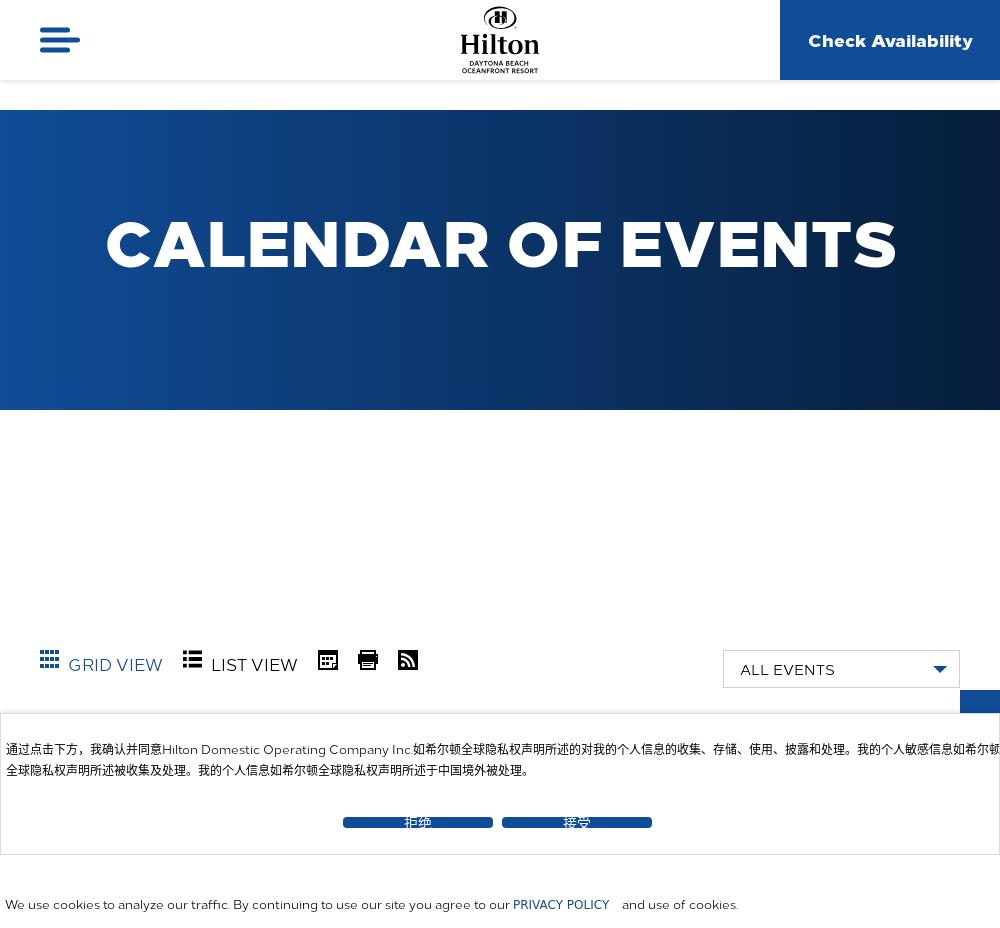  Describe the element at coordinates (274, 854) in the screenshot. I see `'September'` at that location.